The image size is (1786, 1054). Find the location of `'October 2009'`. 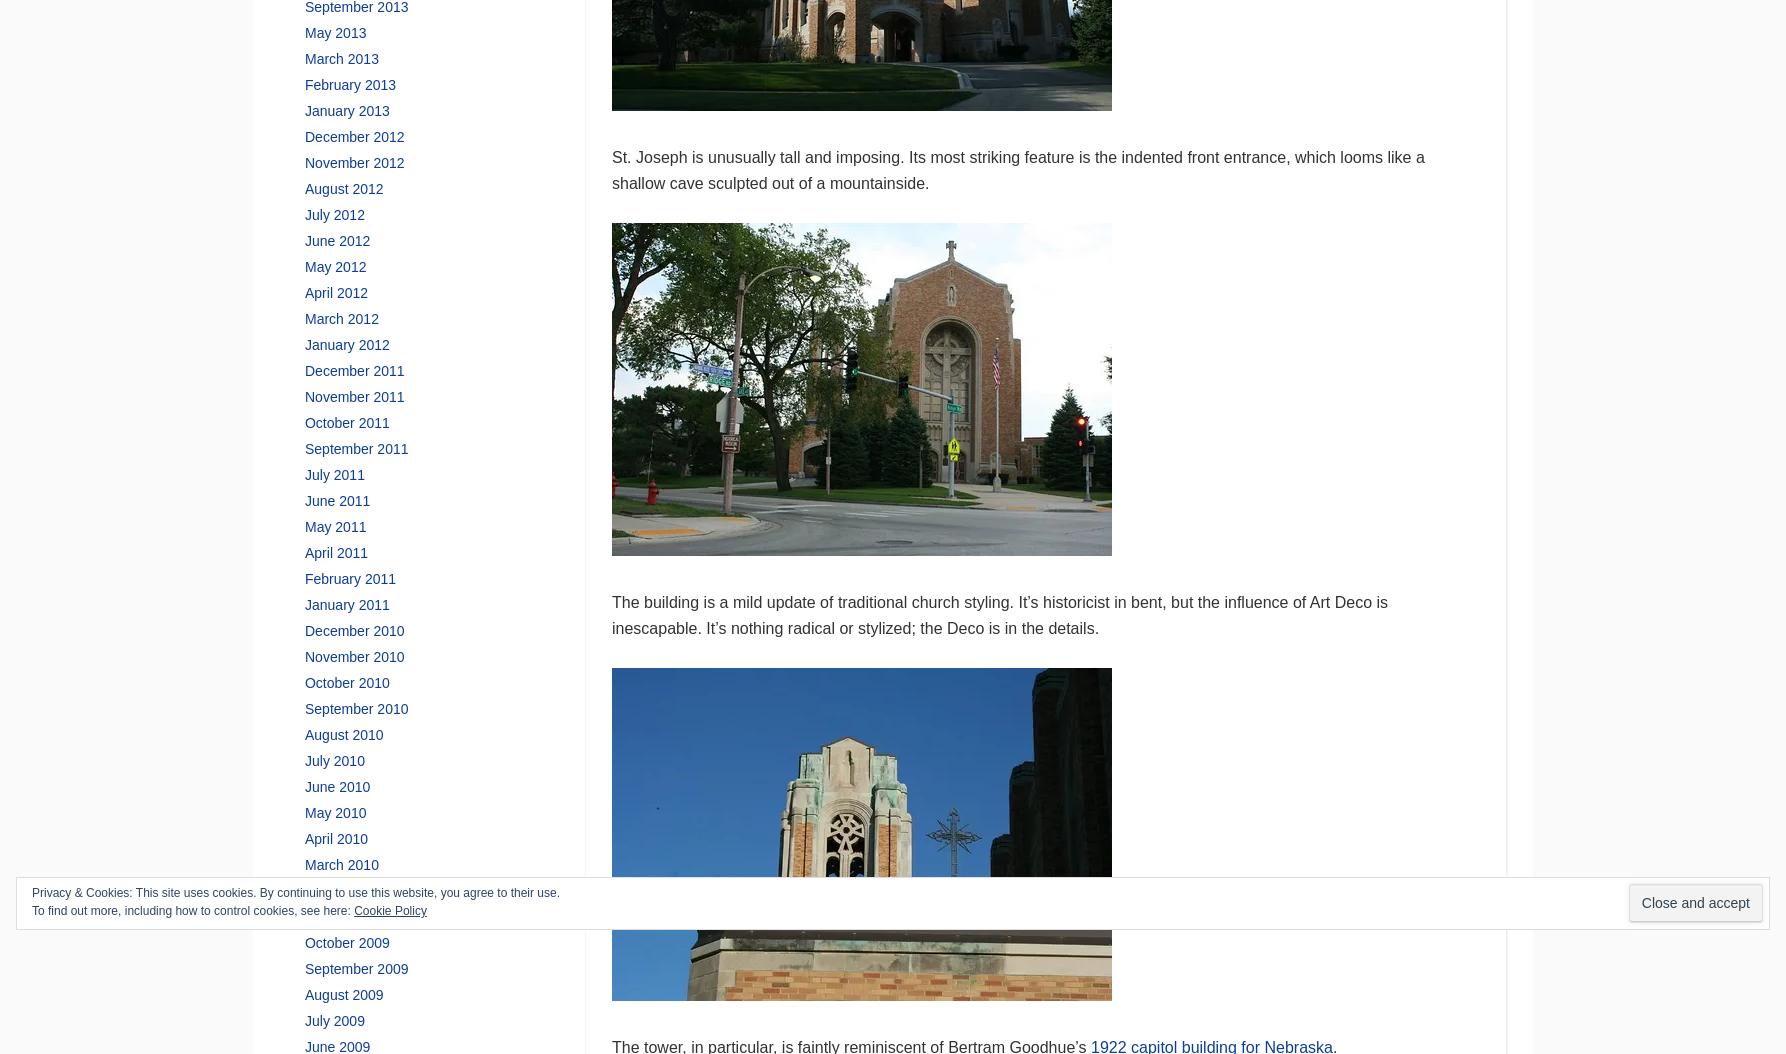

'October 2009' is located at coordinates (303, 940).